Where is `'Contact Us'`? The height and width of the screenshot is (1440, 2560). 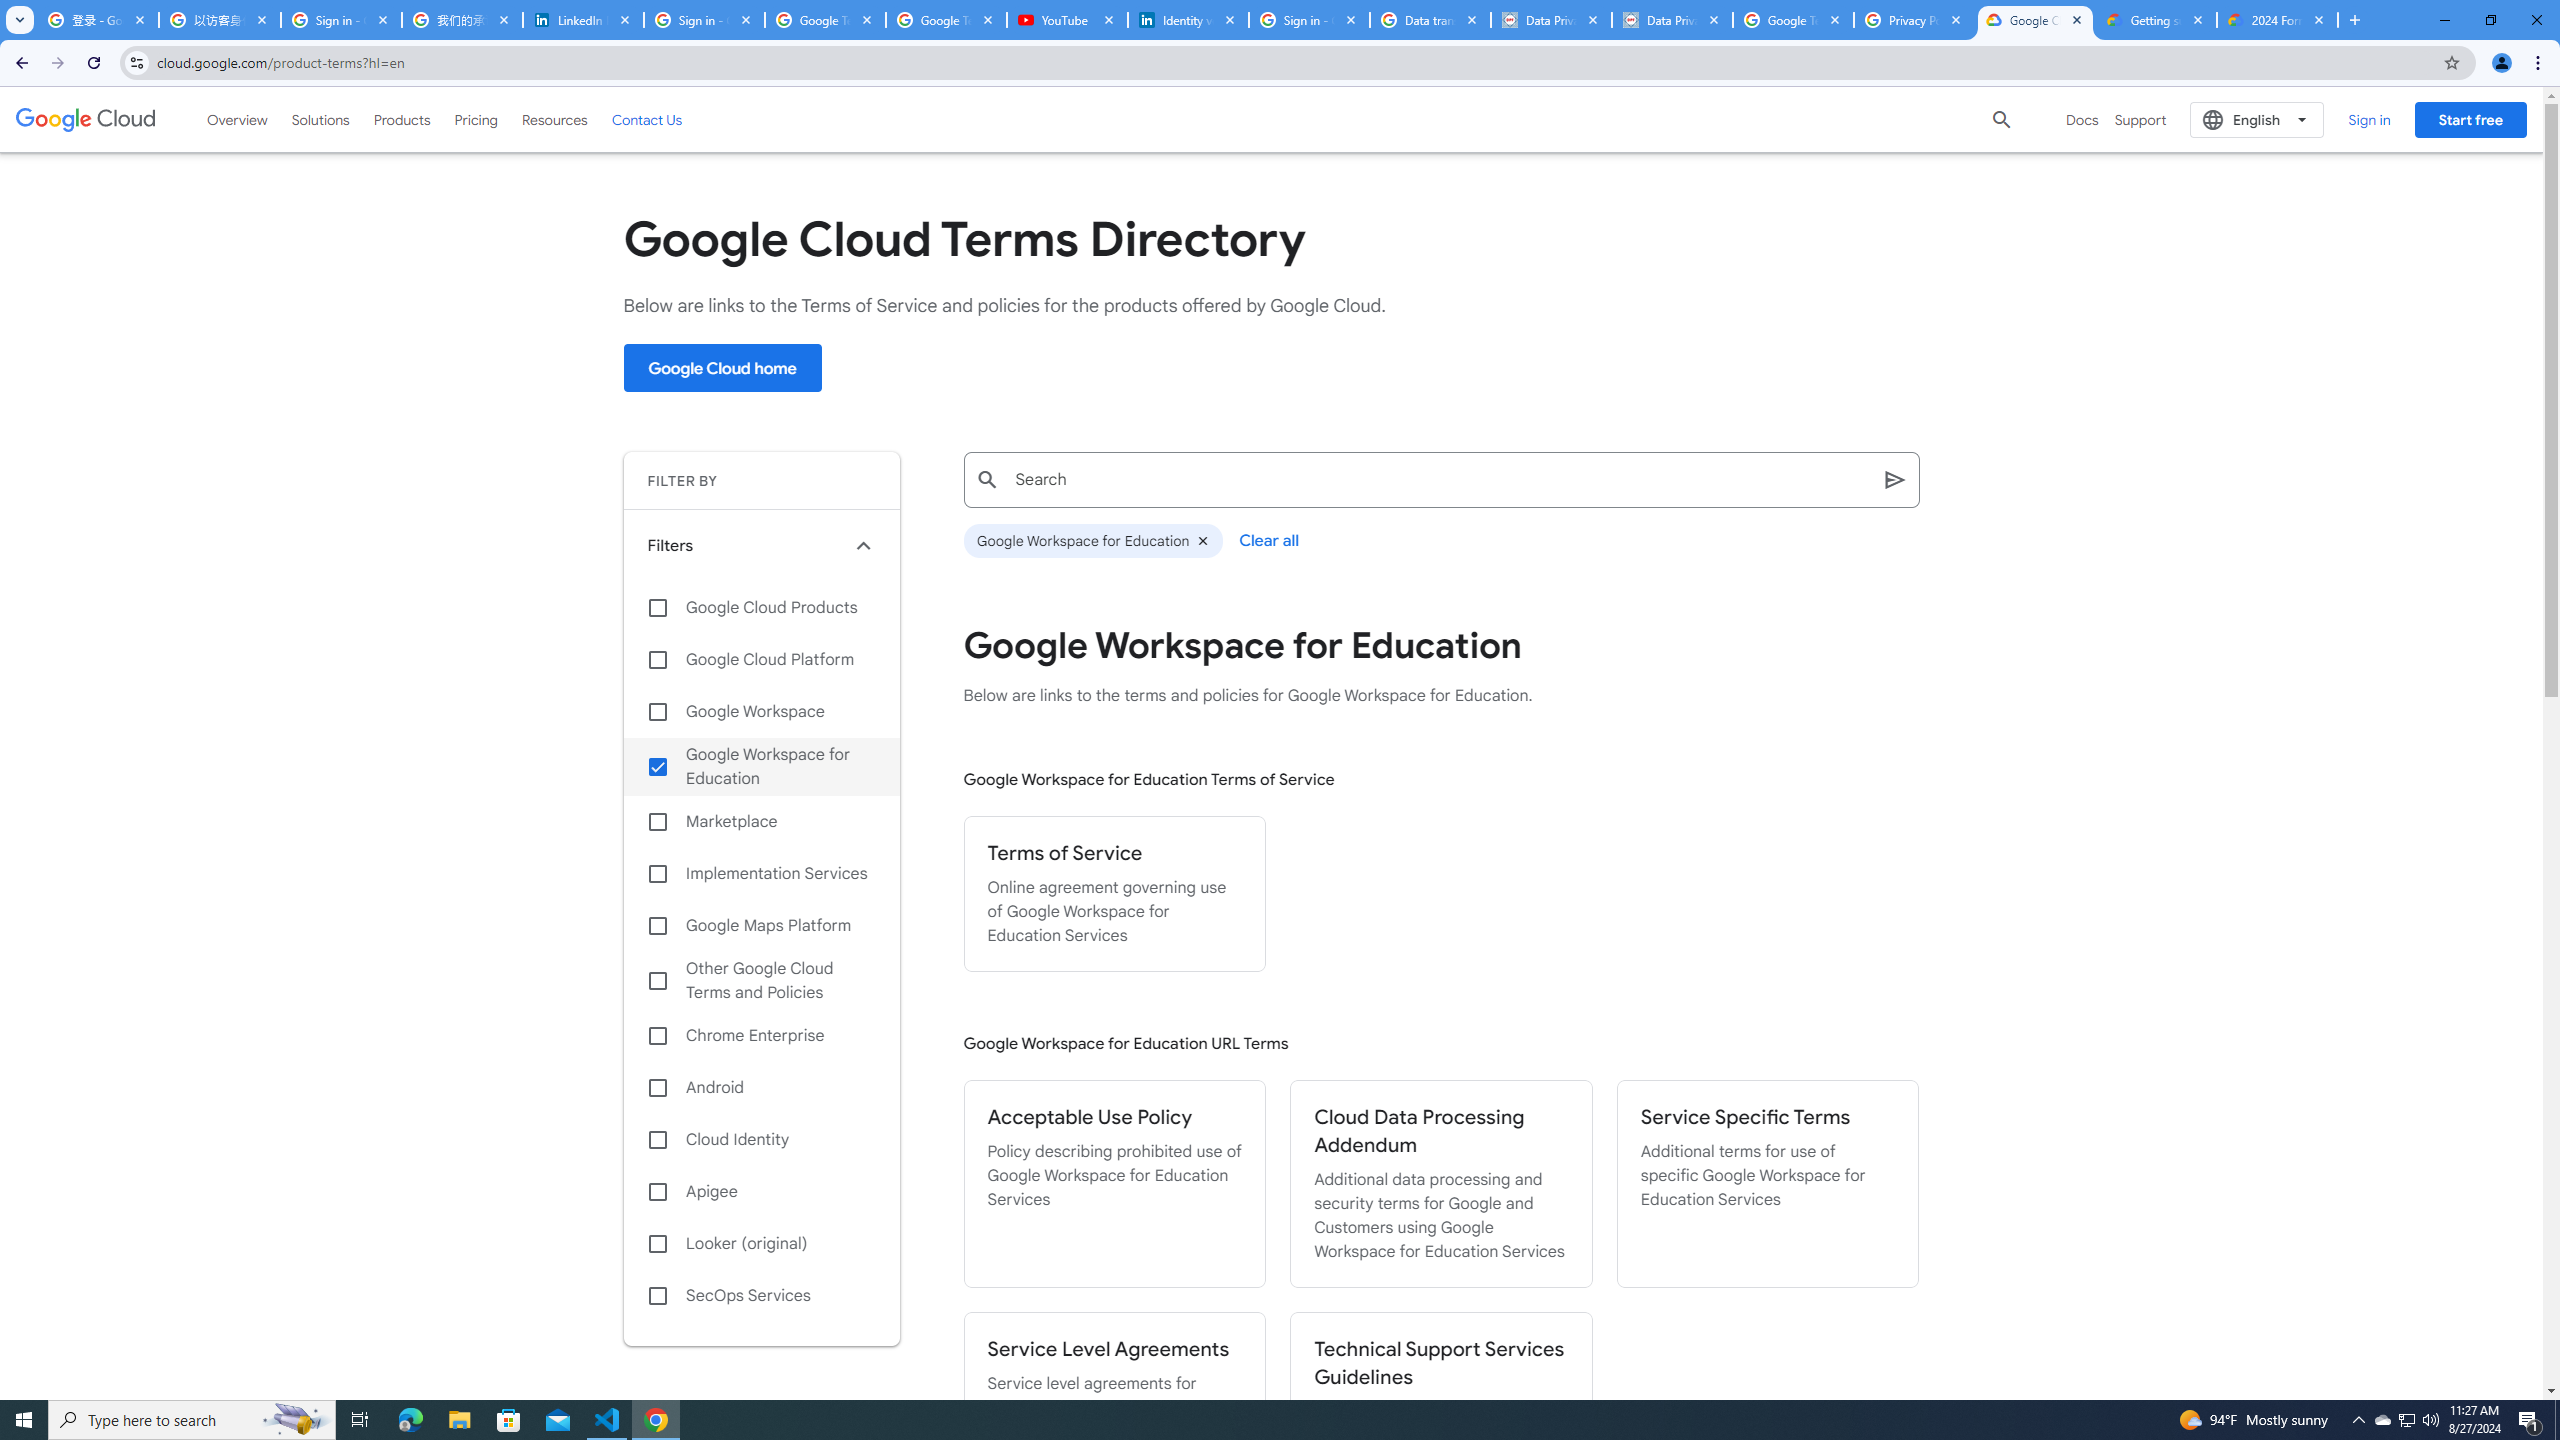
'Contact Us' is located at coordinates (647, 119).